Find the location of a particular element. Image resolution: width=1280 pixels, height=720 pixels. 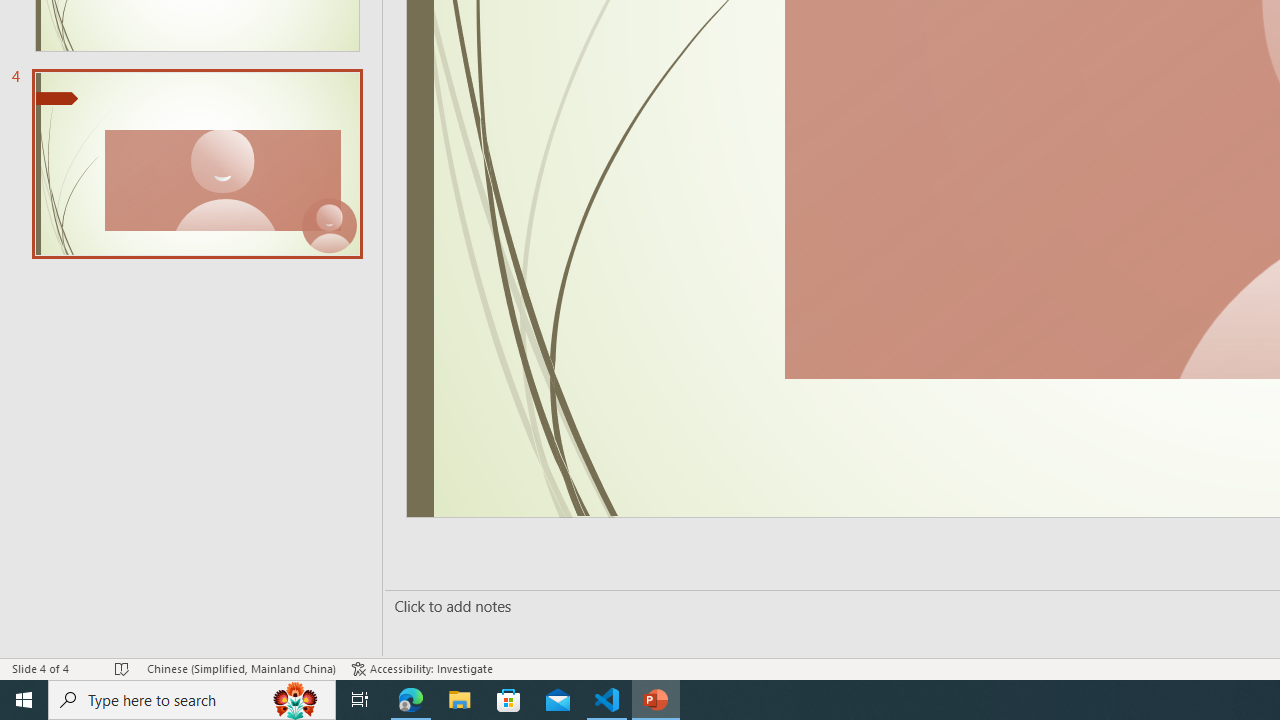

'Spell Check No Errors' is located at coordinates (122, 669).